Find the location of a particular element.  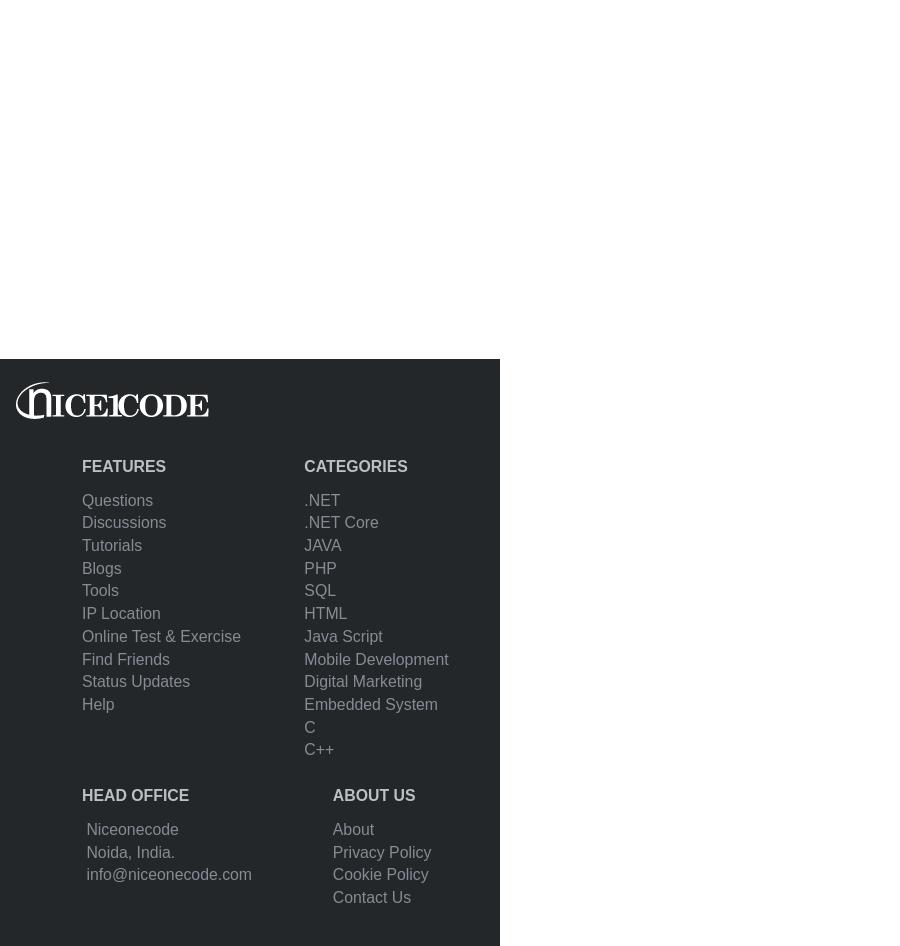

'Blogs' is located at coordinates (100, 566).